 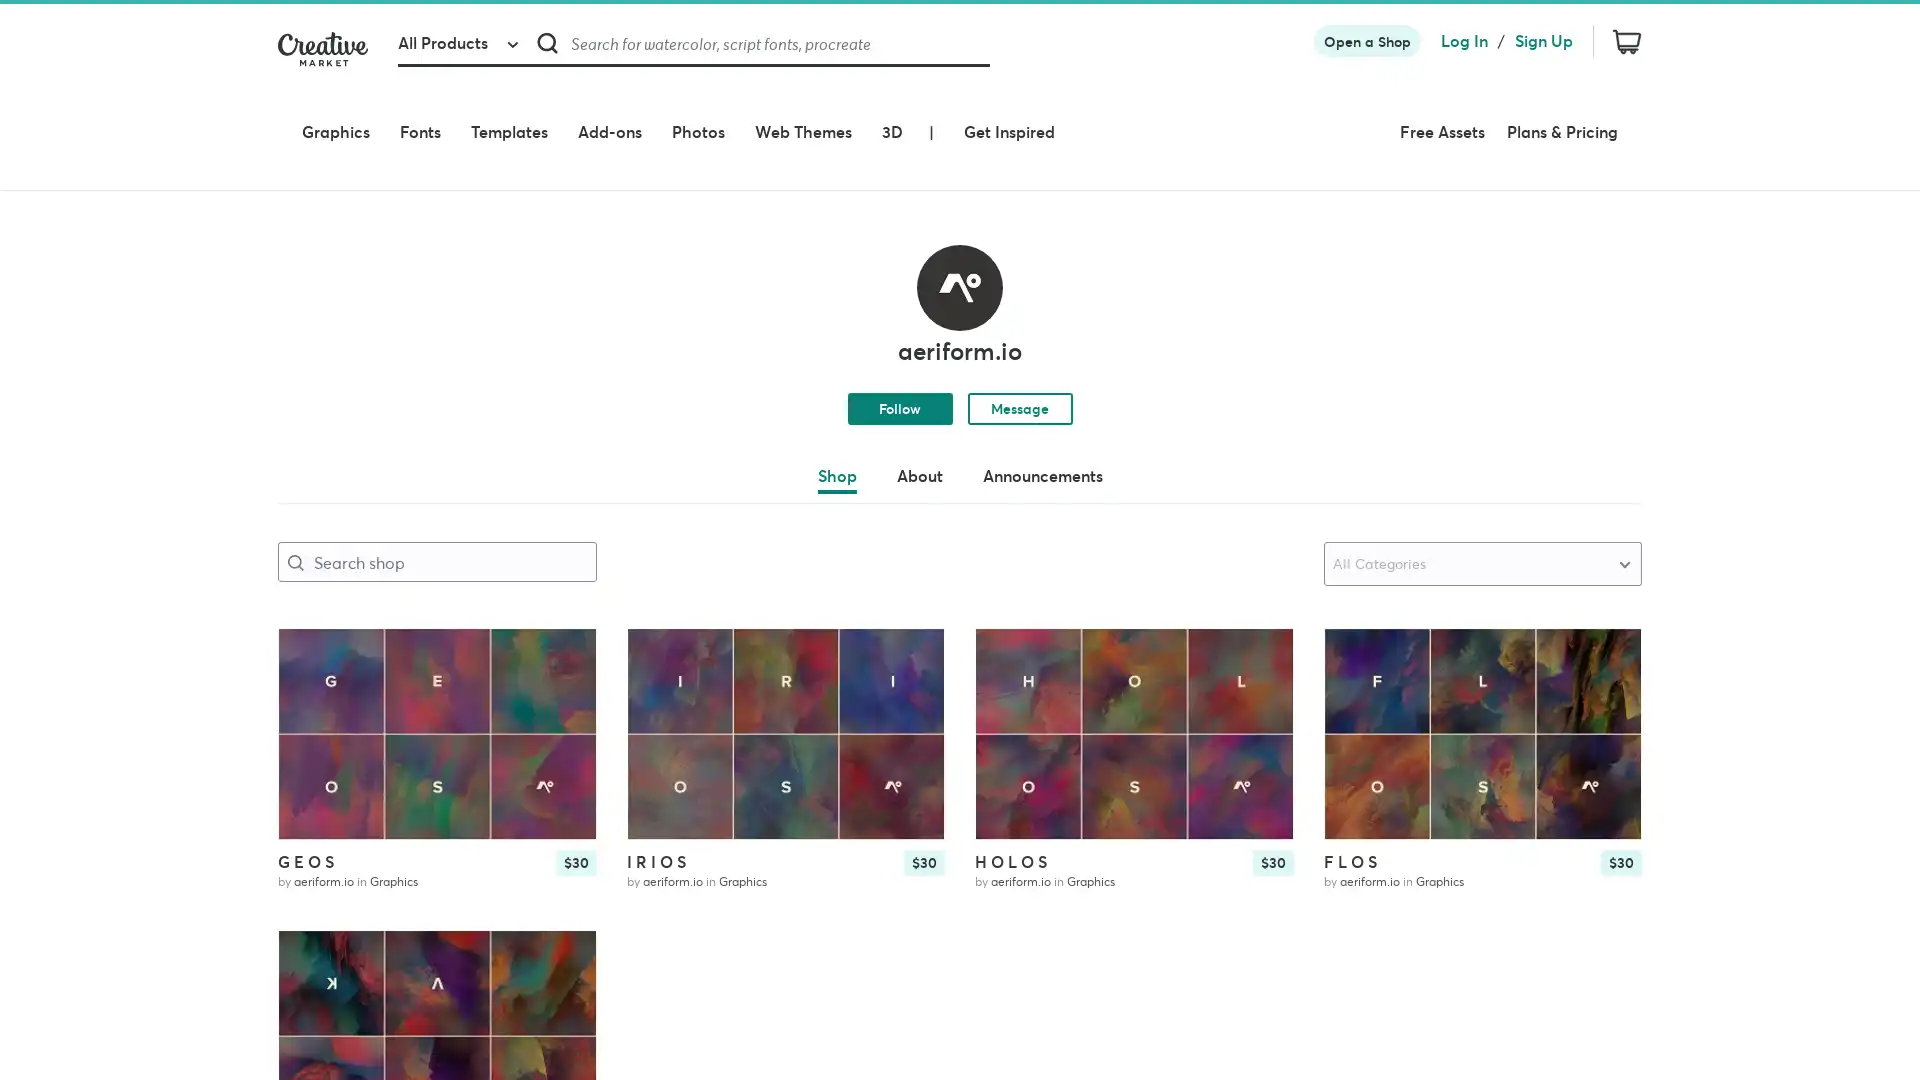 I want to click on Save, so click(x=911, y=618).